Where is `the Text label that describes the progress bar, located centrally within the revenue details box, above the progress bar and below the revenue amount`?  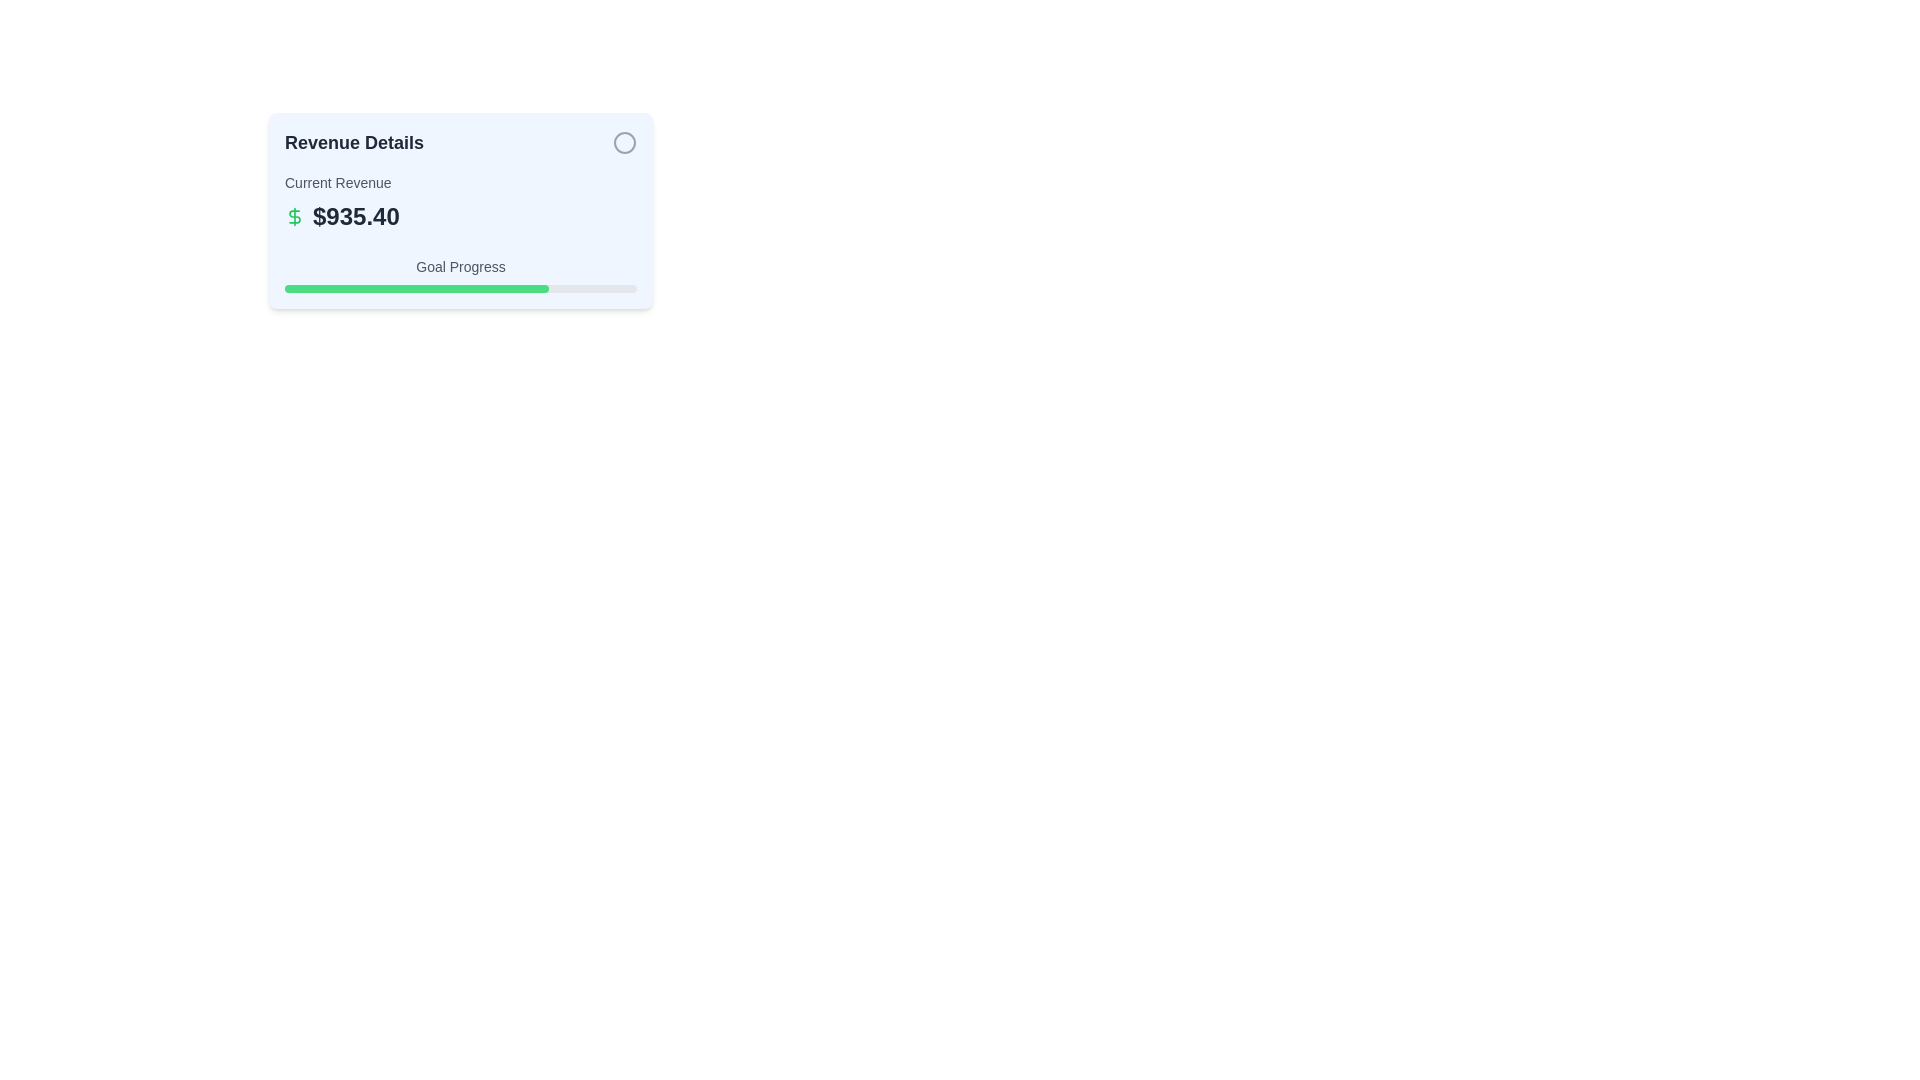
the Text label that describes the progress bar, located centrally within the revenue details box, above the progress bar and below the revenue amount is located at coordinates (459, 265).